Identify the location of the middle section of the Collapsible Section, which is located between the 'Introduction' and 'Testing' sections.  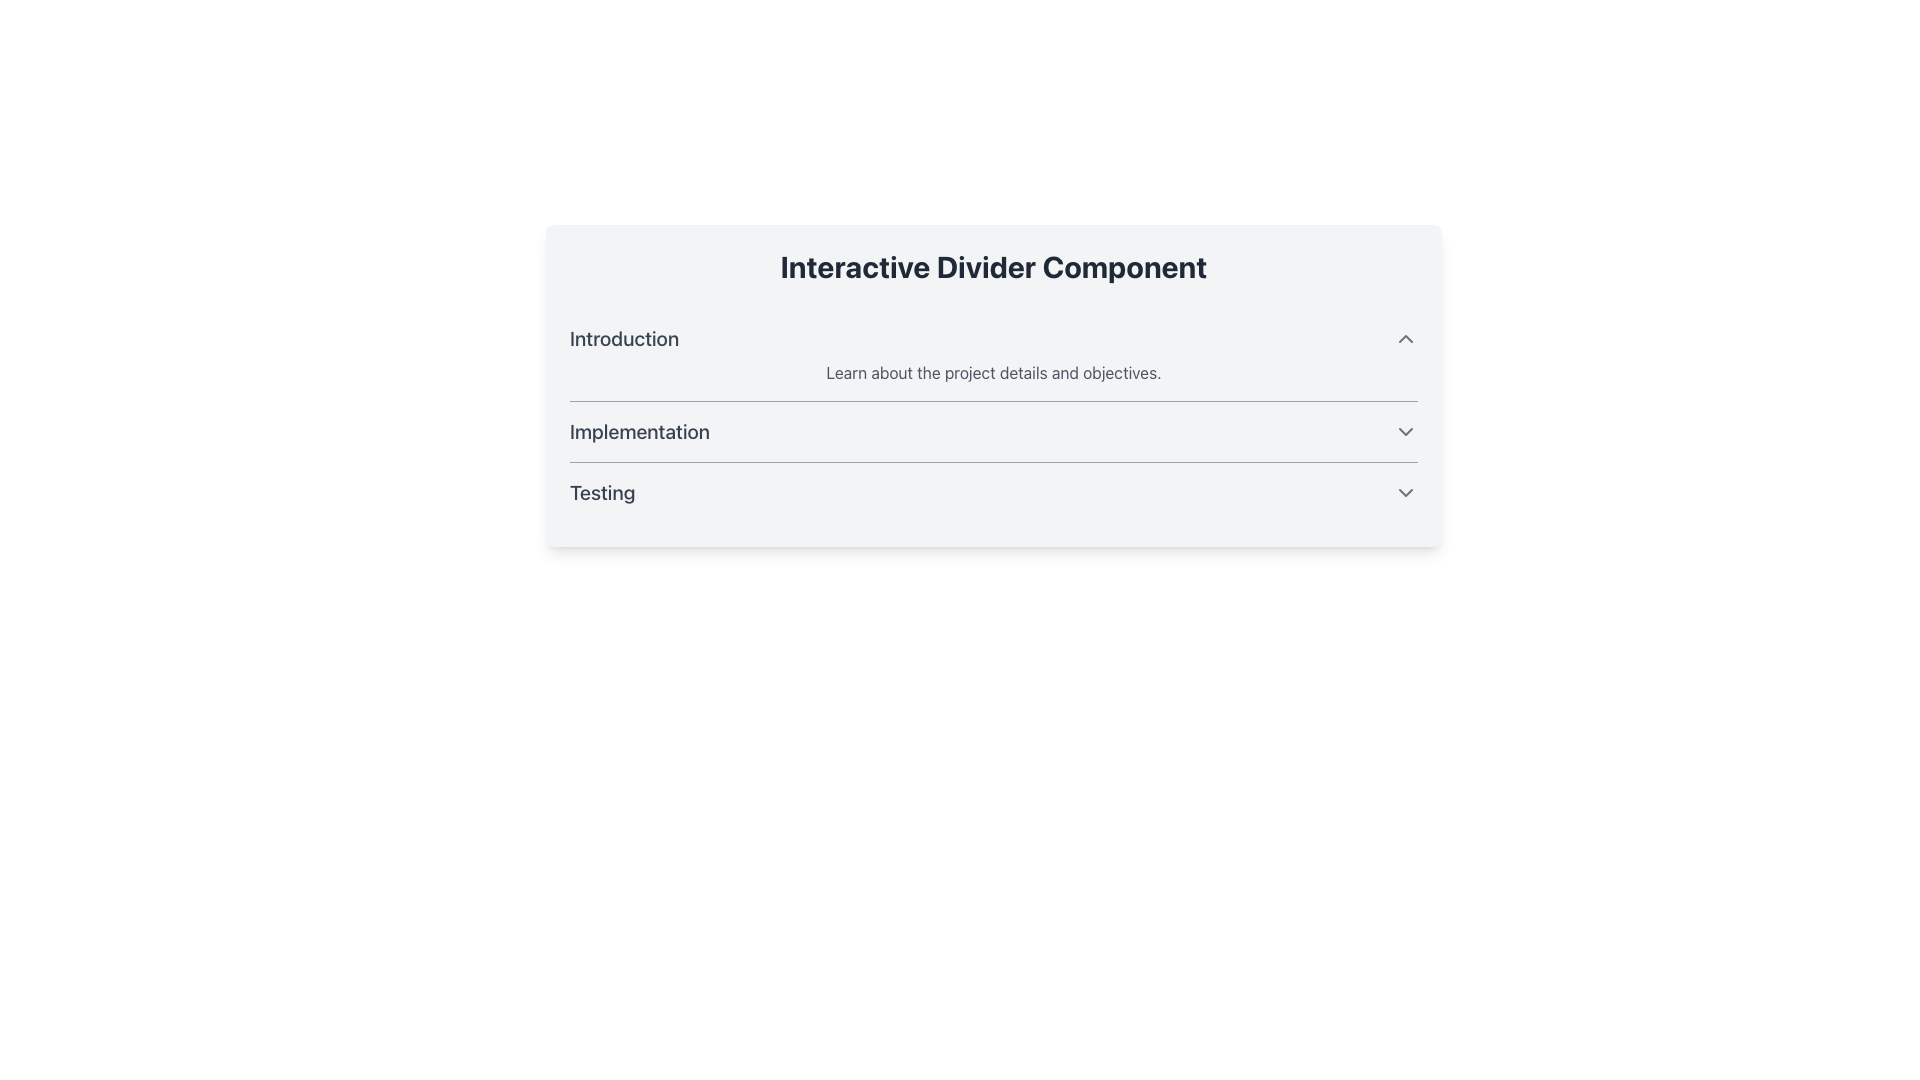
(993, 415).